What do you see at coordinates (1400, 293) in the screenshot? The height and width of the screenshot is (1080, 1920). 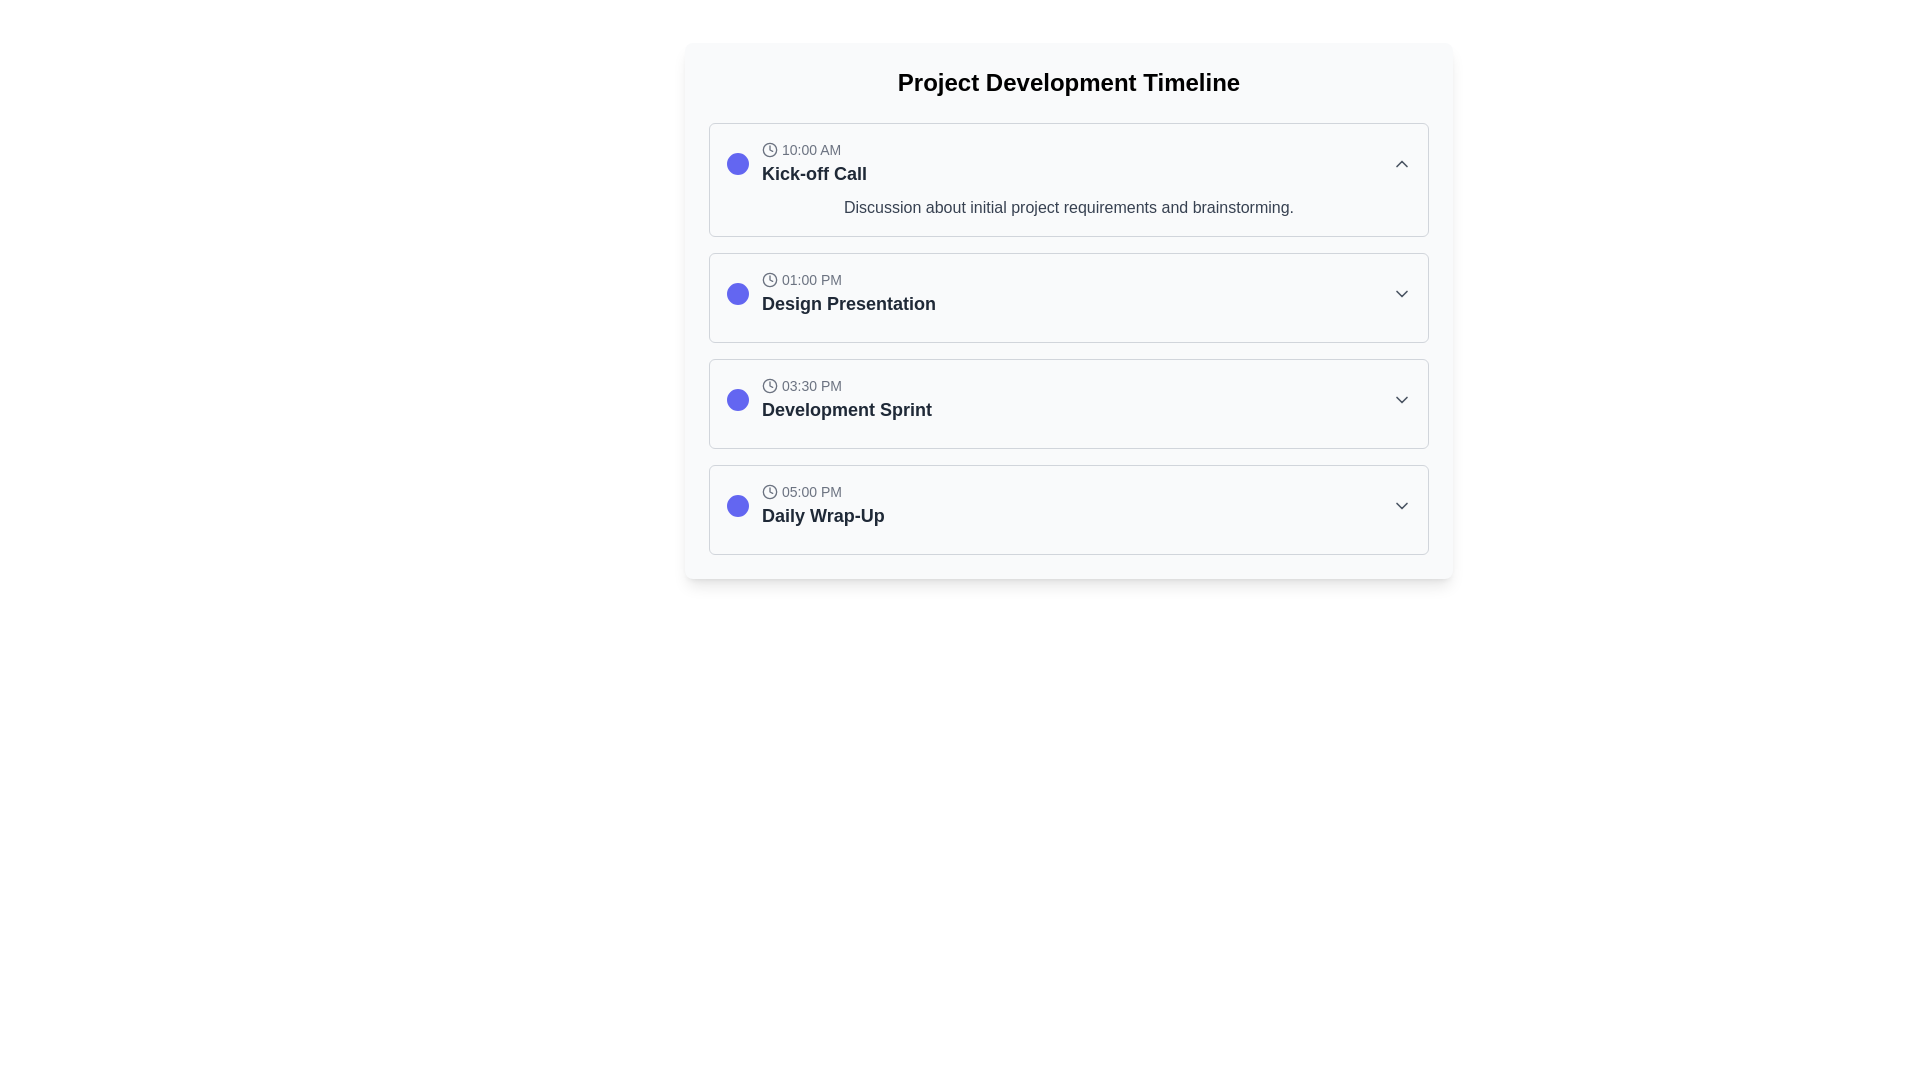 I see `the downward-pointing gray arrow icon located to the far right of the '01:00 PM Design Presentation' section header` at bounding box center [1400, 293].